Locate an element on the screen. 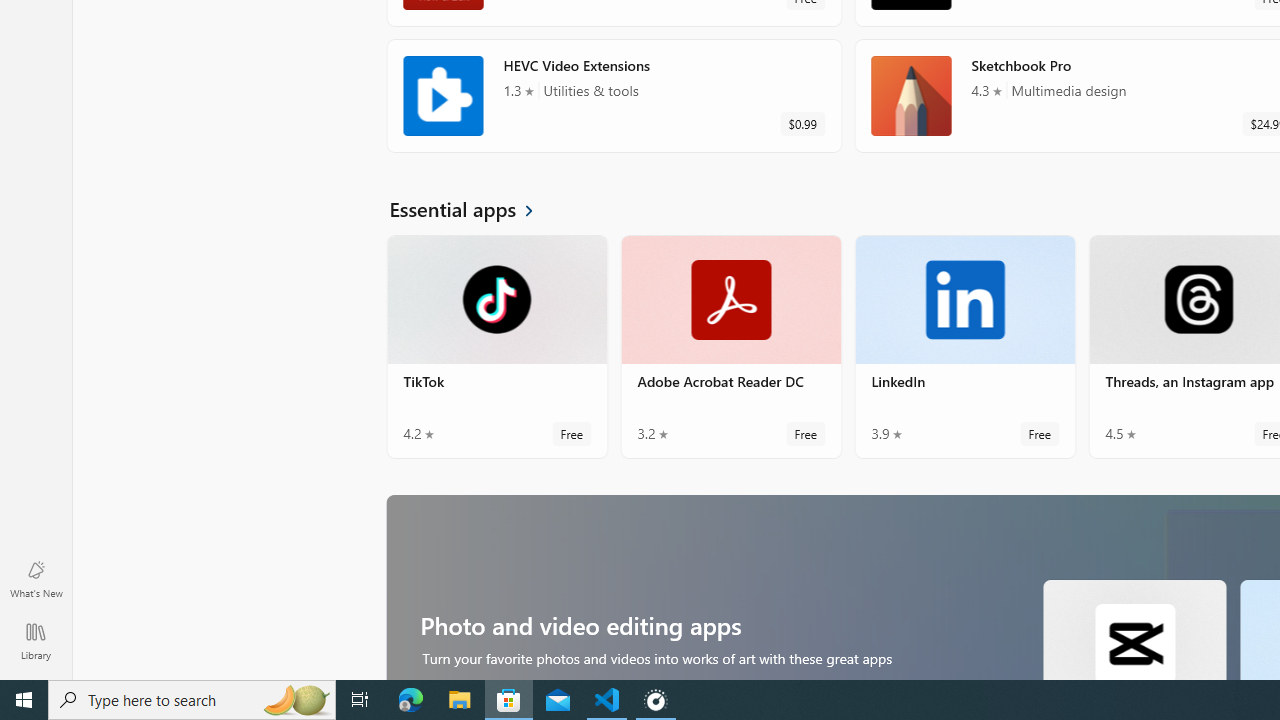 The width and height of the screenshot is (1280, 720). 'CapCut. Average rating of 4.7 out of five stars. Free  ' is located at coordinates (1134, 628).